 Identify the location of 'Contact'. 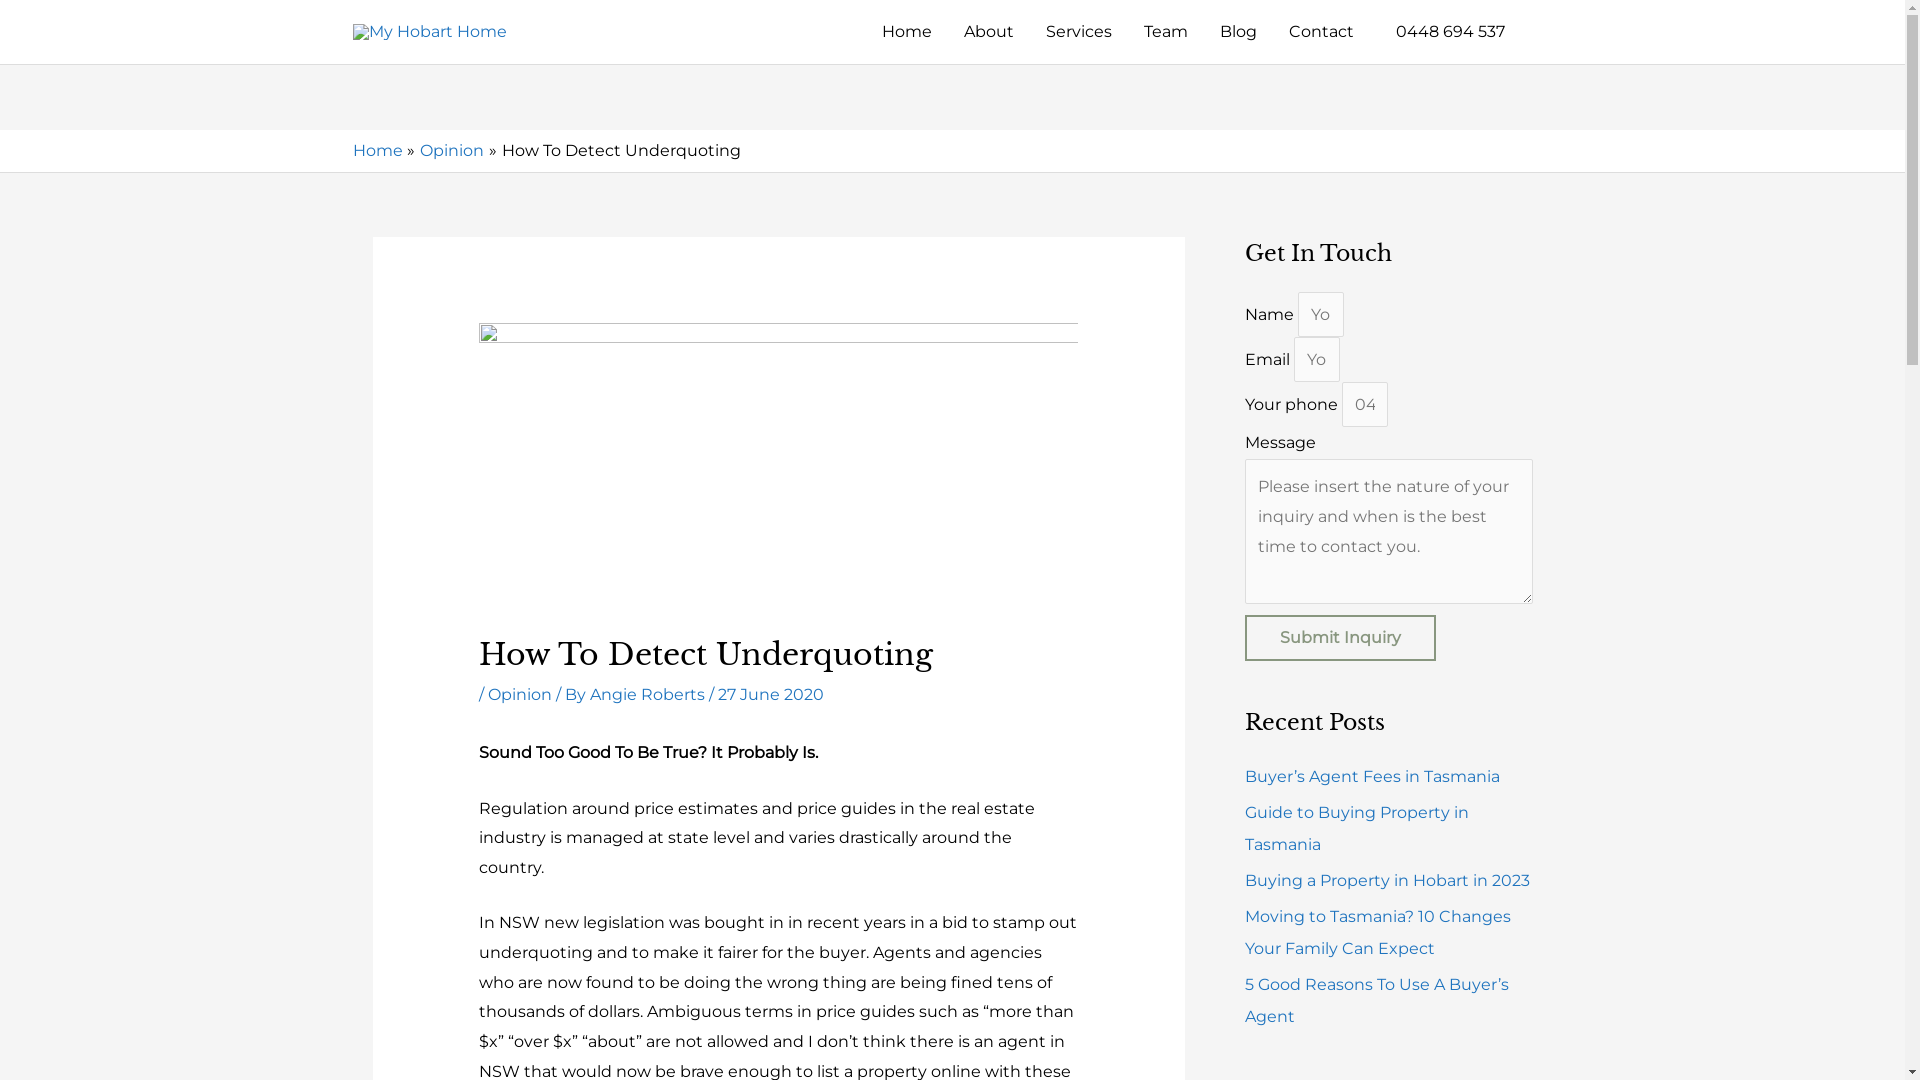
(1320, 31).